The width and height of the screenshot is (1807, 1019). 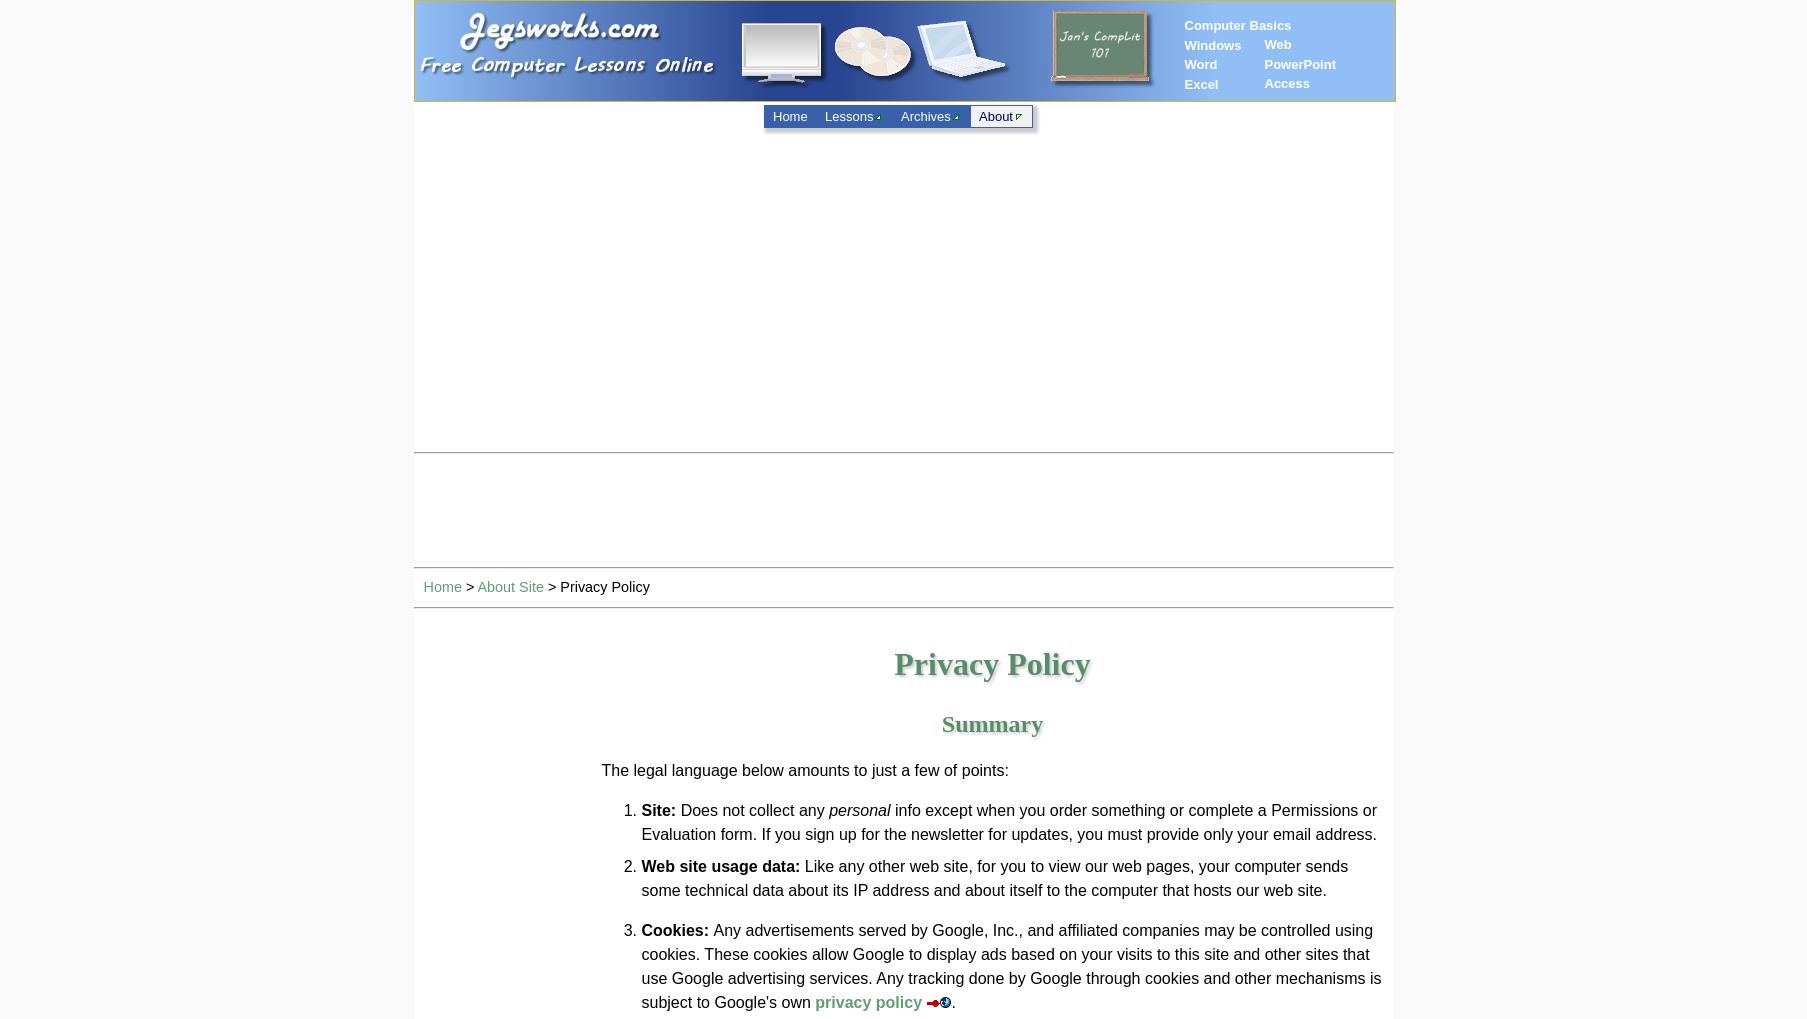 What do you see at coordinates (868, 1002) in the screenshot?
I see `'privacy policy'` at bounding box center [868, 1002].